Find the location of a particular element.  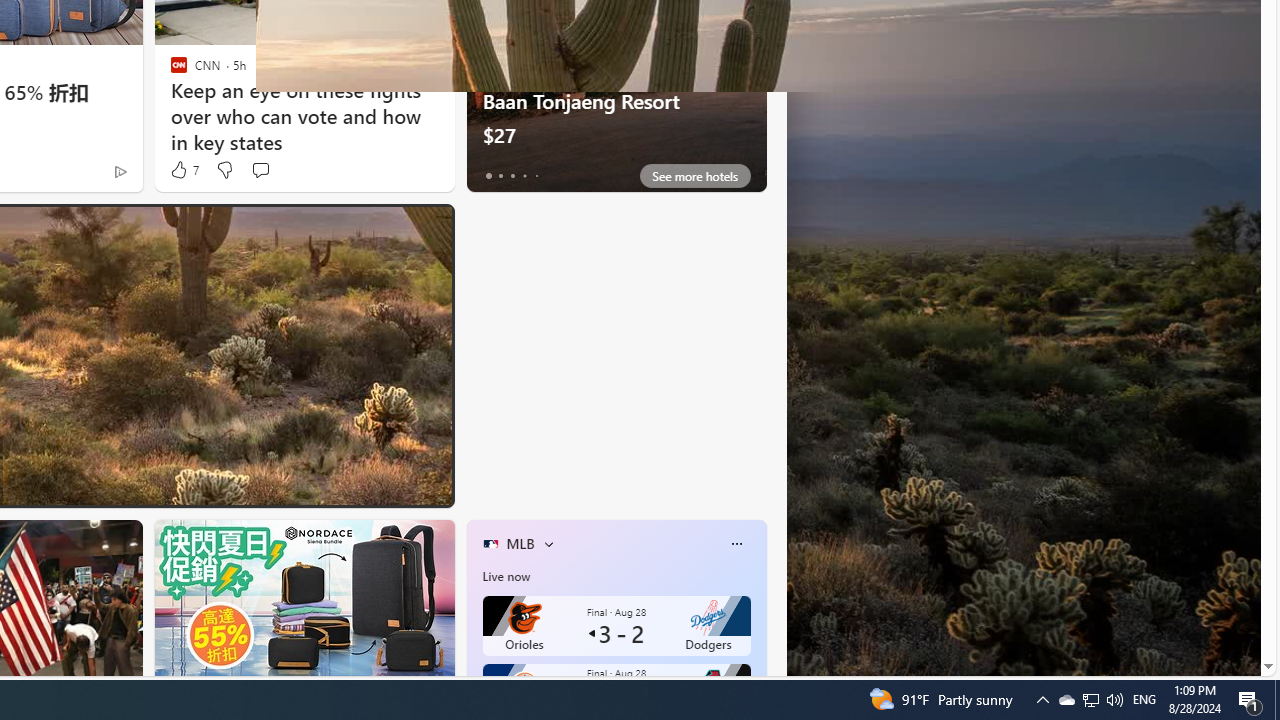

'tab-2' is located at coordinates (512, 175).